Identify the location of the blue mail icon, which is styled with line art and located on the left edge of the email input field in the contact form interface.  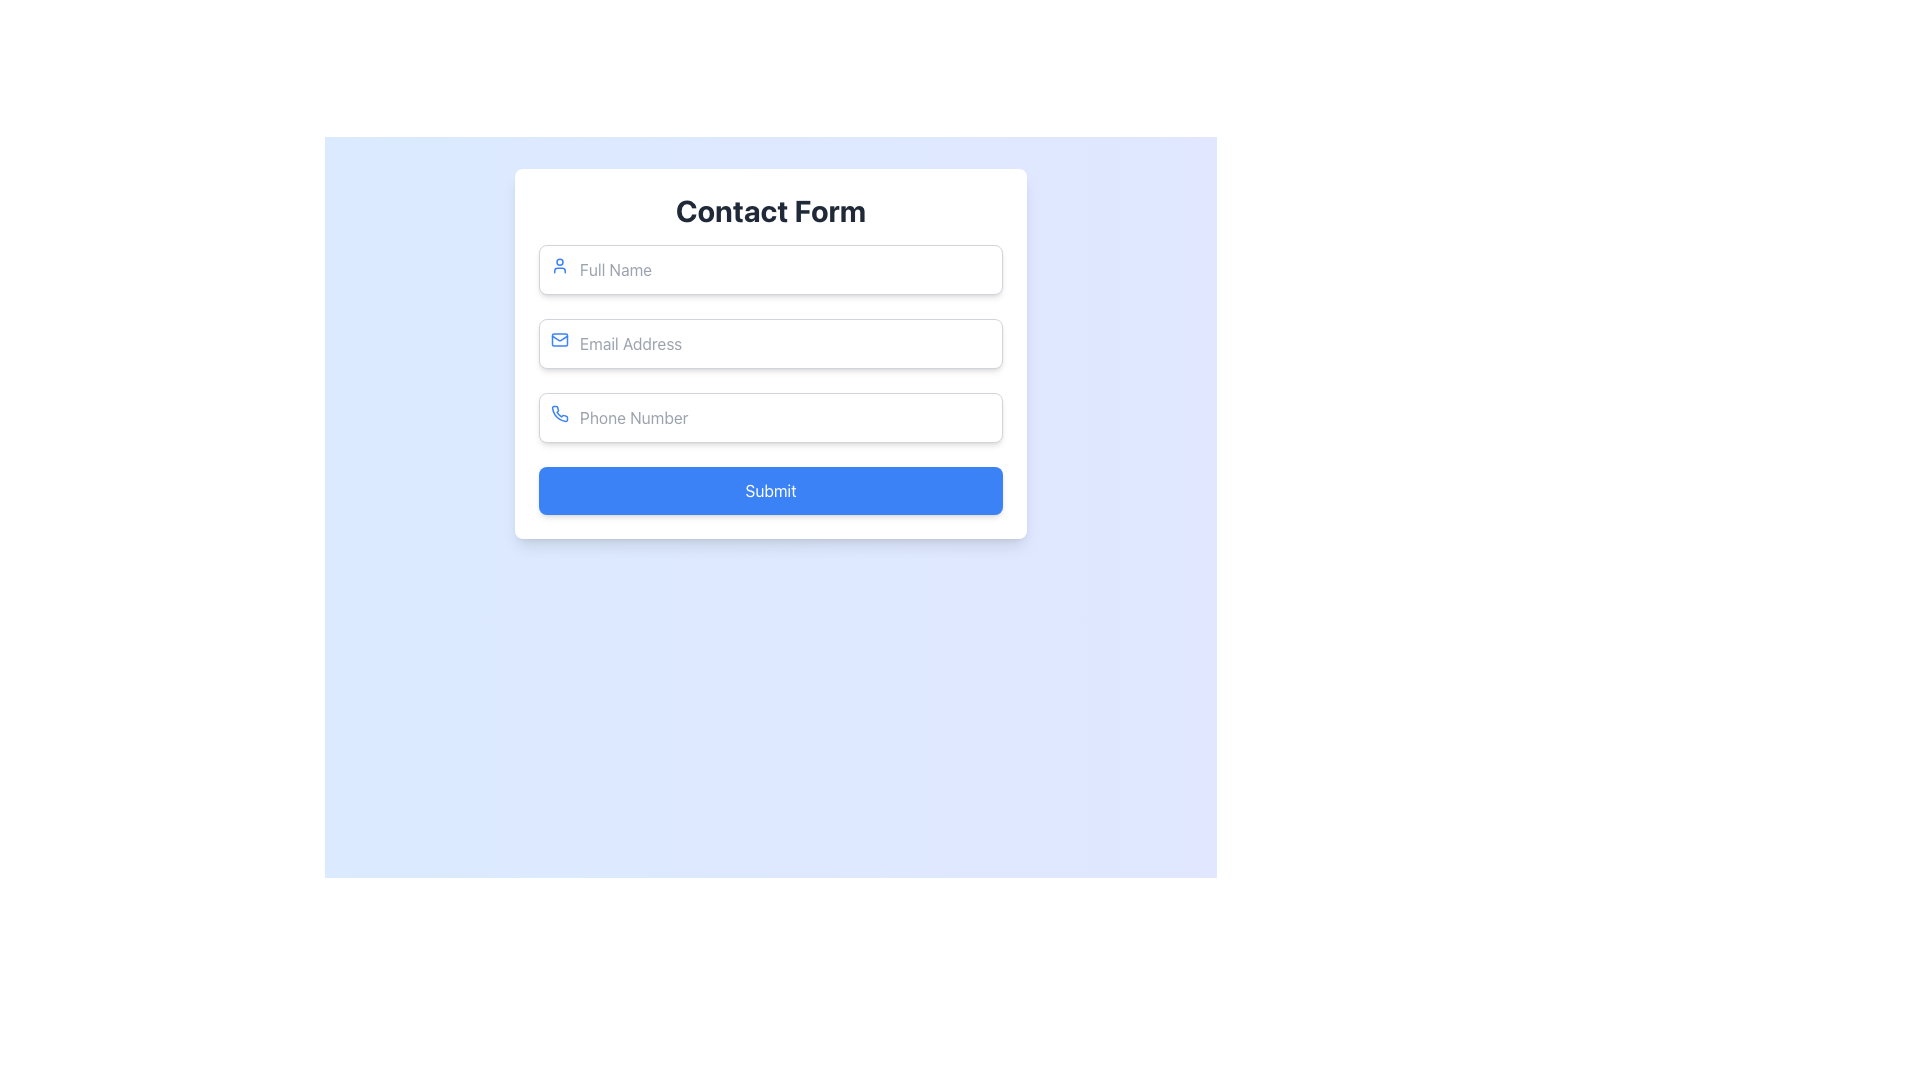
(560, 338).